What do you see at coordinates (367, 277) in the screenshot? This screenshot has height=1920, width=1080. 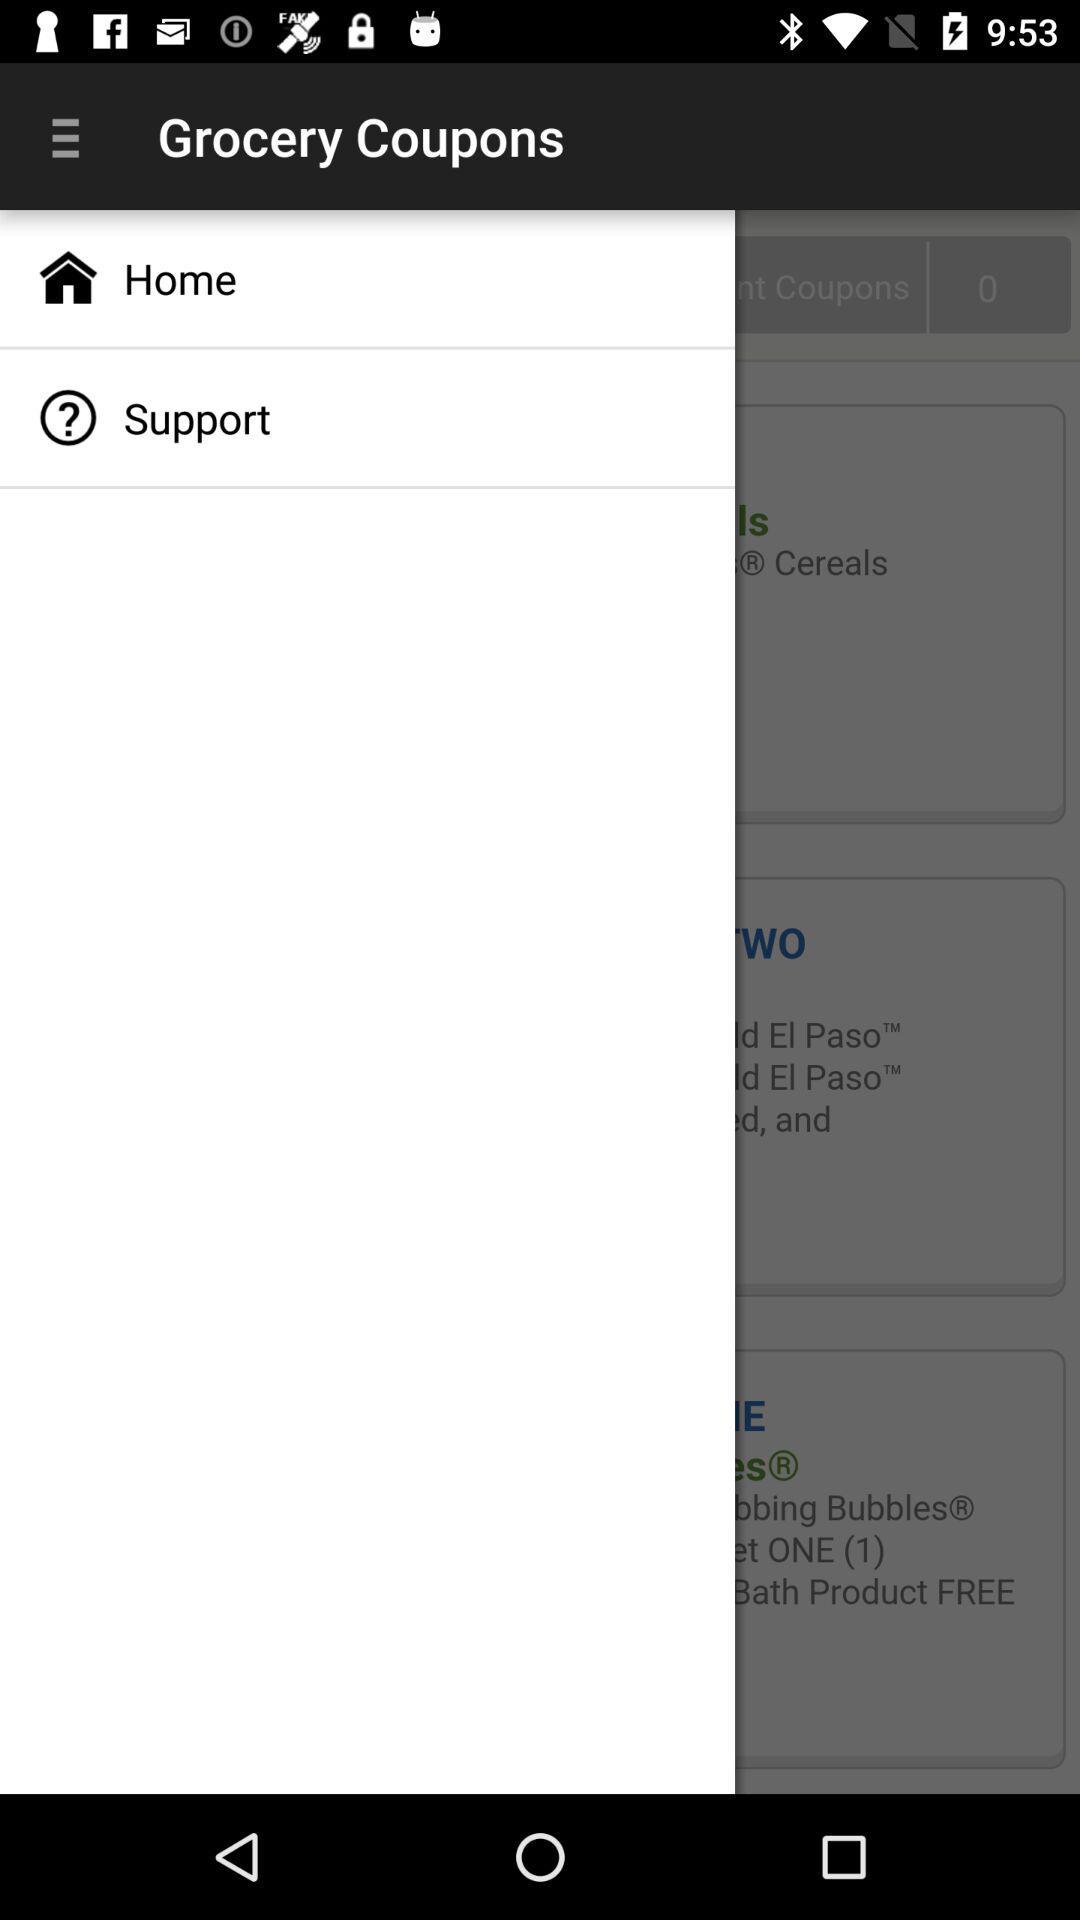 I see `the icon above the support app` at bounding box center [367, 277].